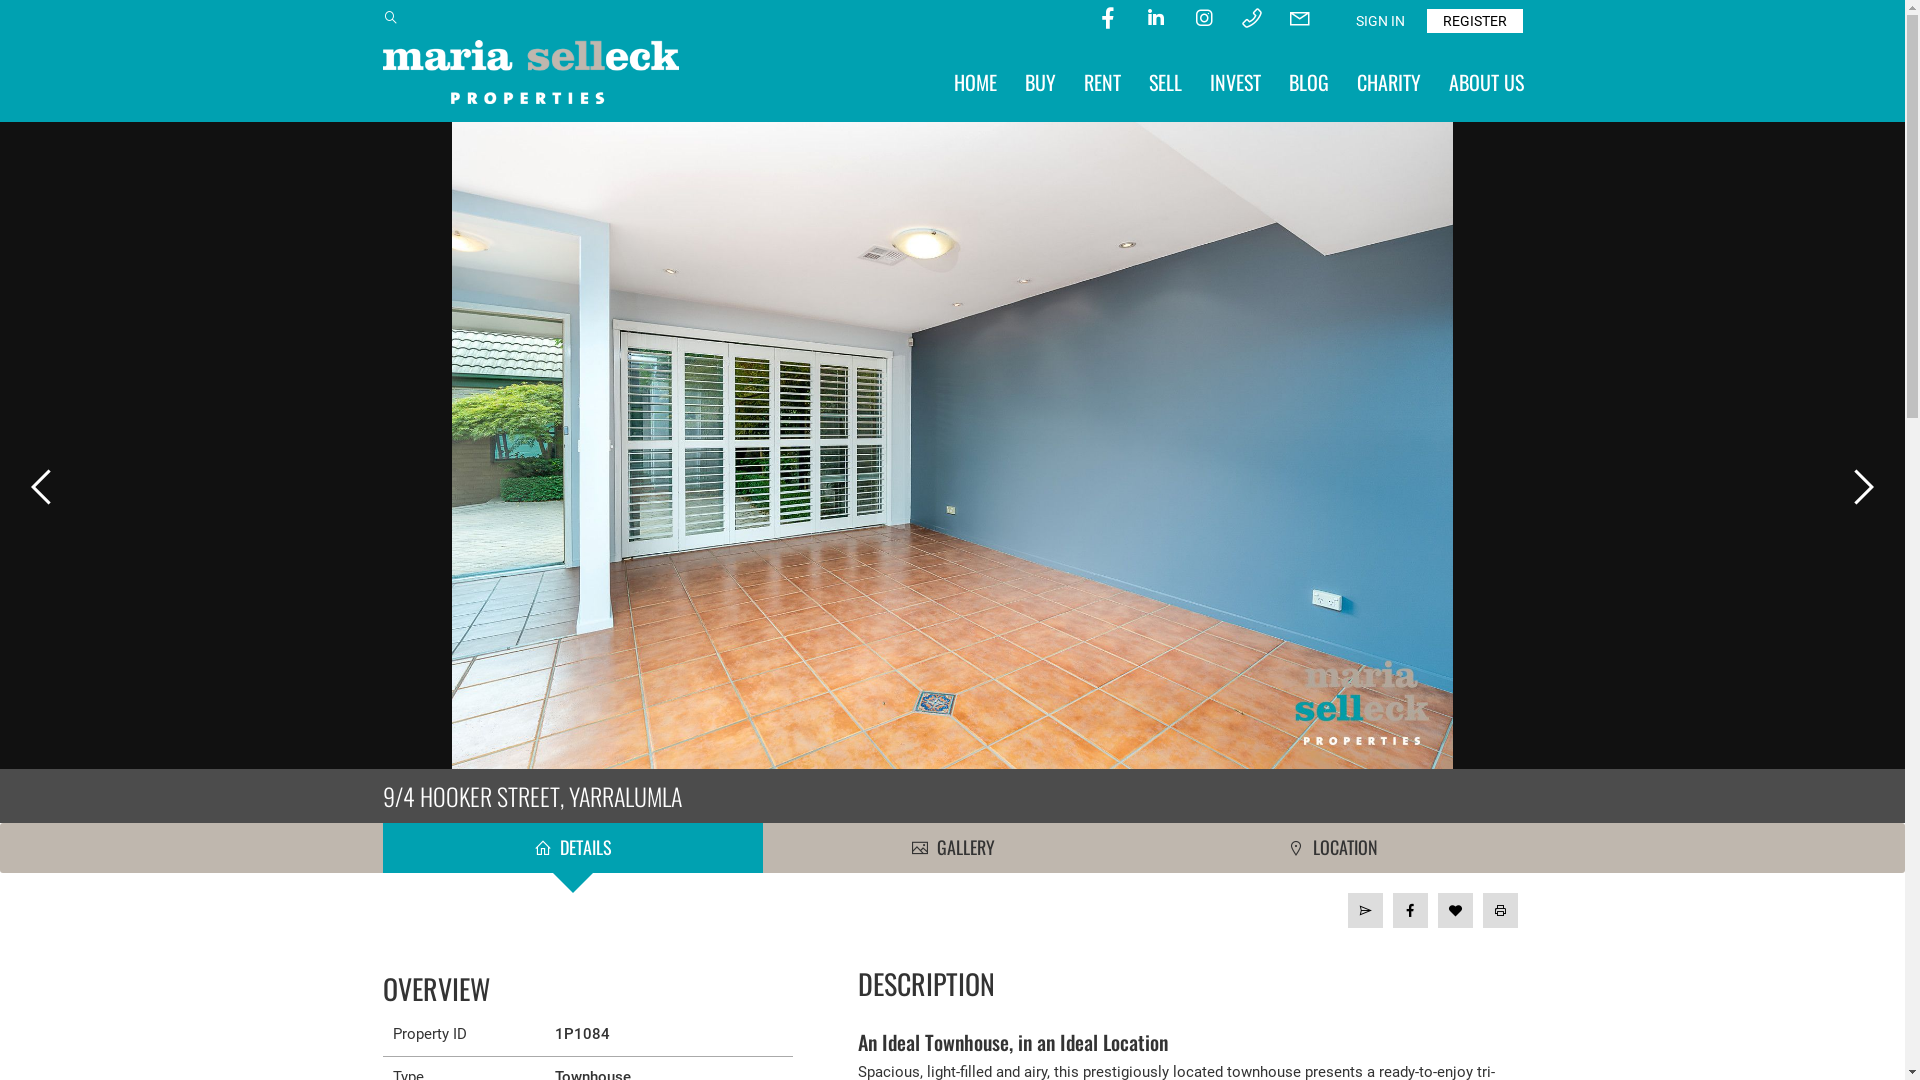 This screenshot has width=1920, height=1080. What do you see at coordinates (1164, 80) in the screenshot?
I see `'SELL'` at bounding box center [1164, 80].